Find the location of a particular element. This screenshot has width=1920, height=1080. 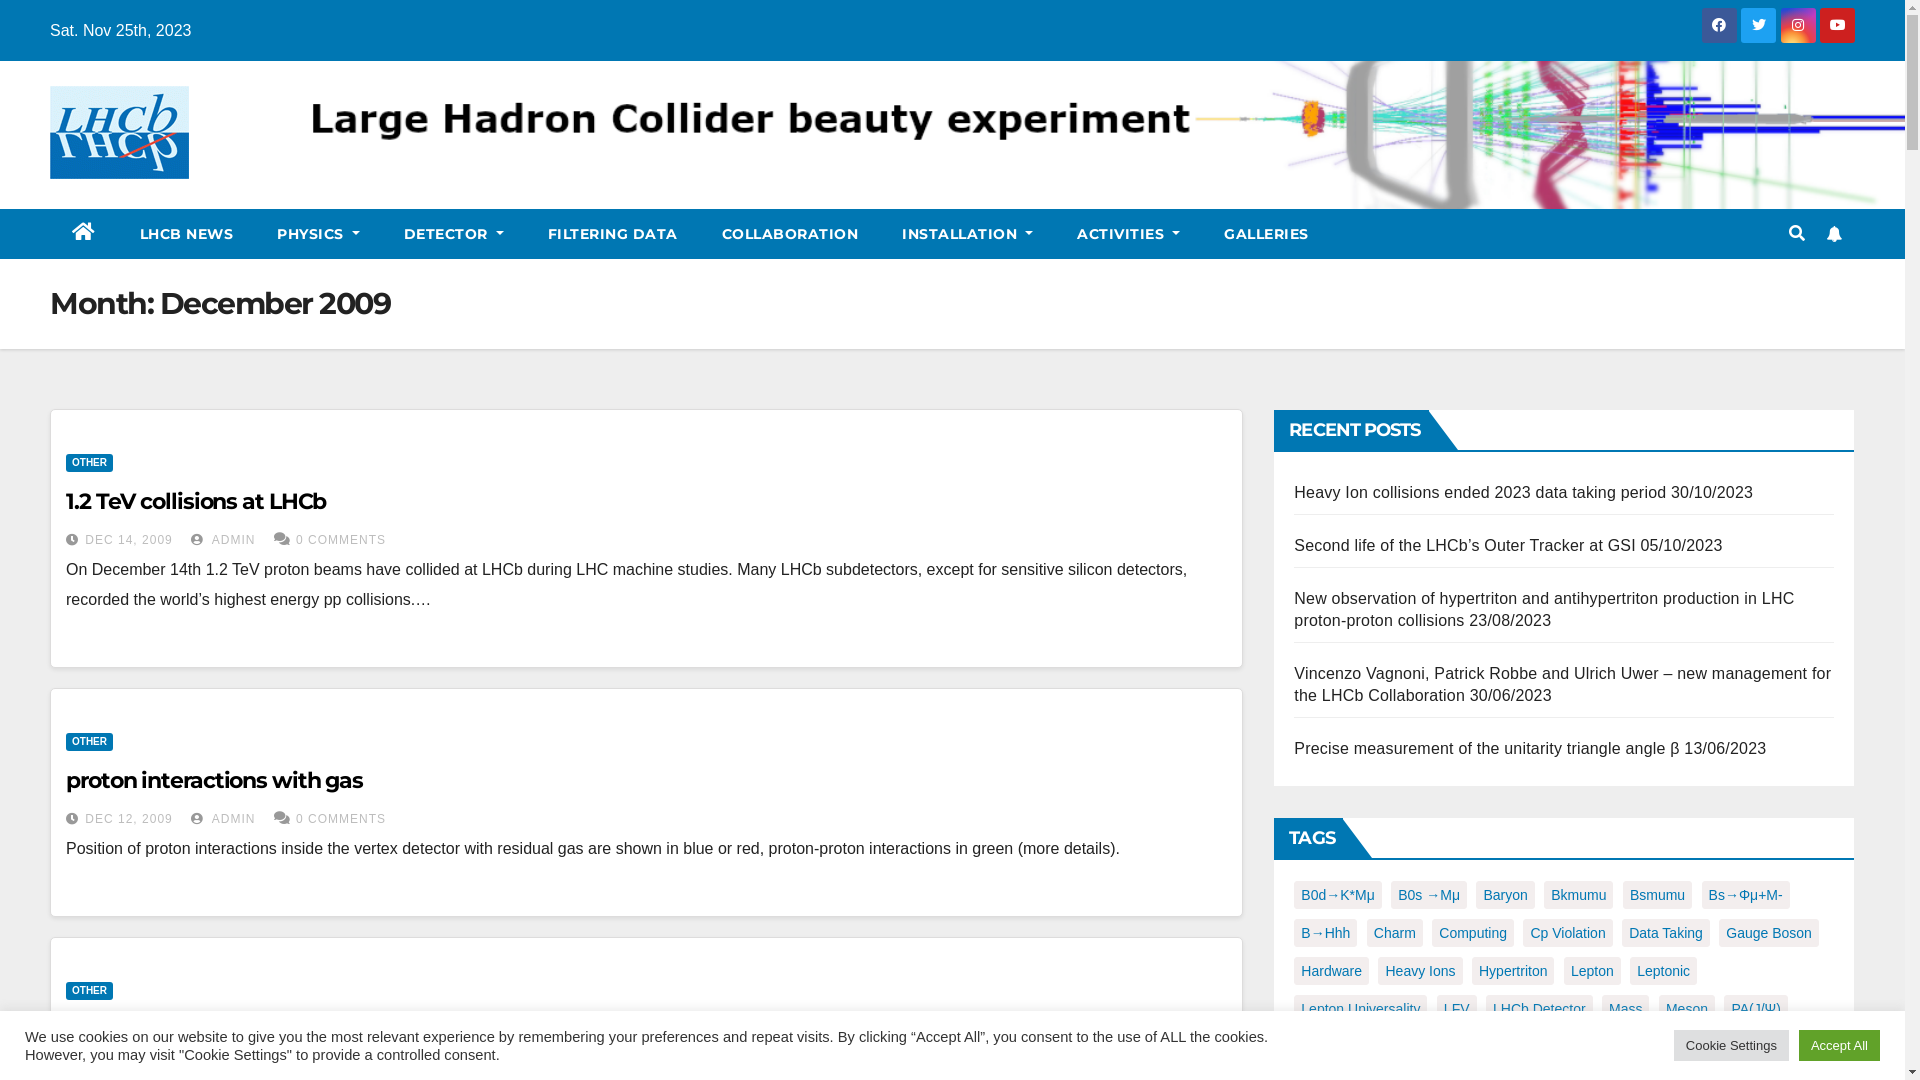

'Cp Violation' is located at coordinates (1566, 933).